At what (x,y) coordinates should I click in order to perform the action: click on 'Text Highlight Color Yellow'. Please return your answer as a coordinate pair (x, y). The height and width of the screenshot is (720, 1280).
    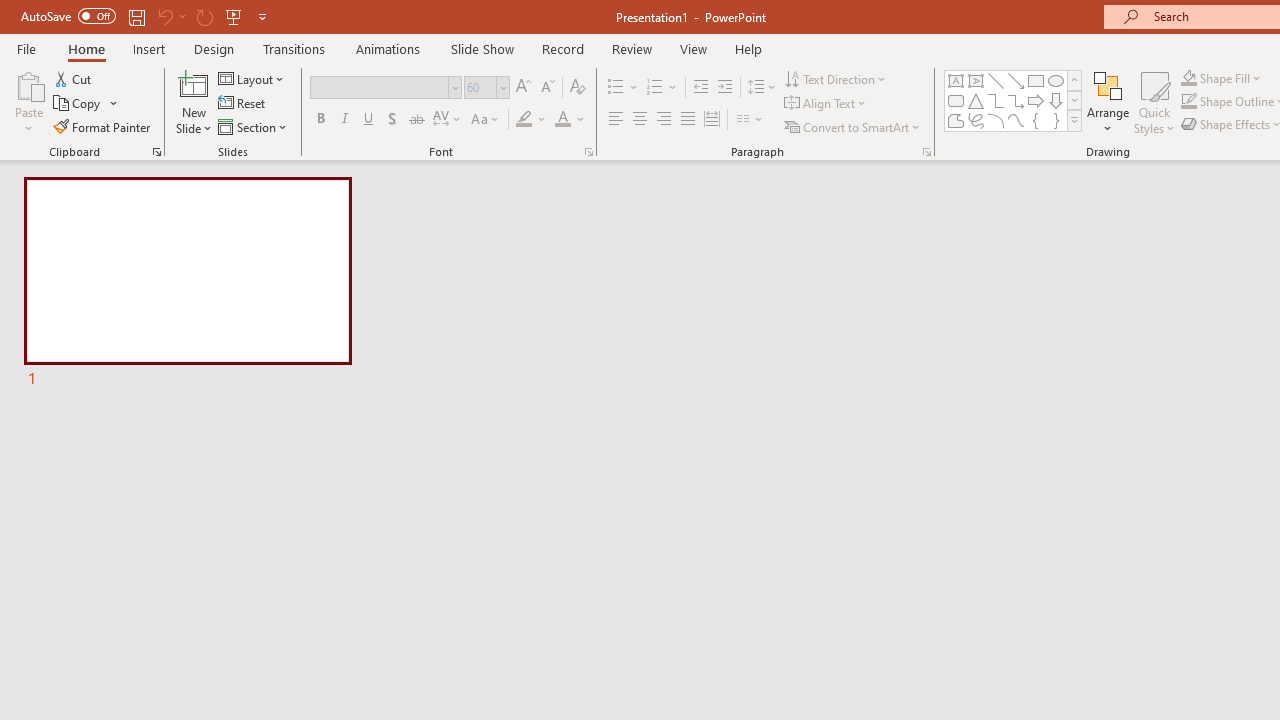
    Looking at the image, I should click on (524, 119).